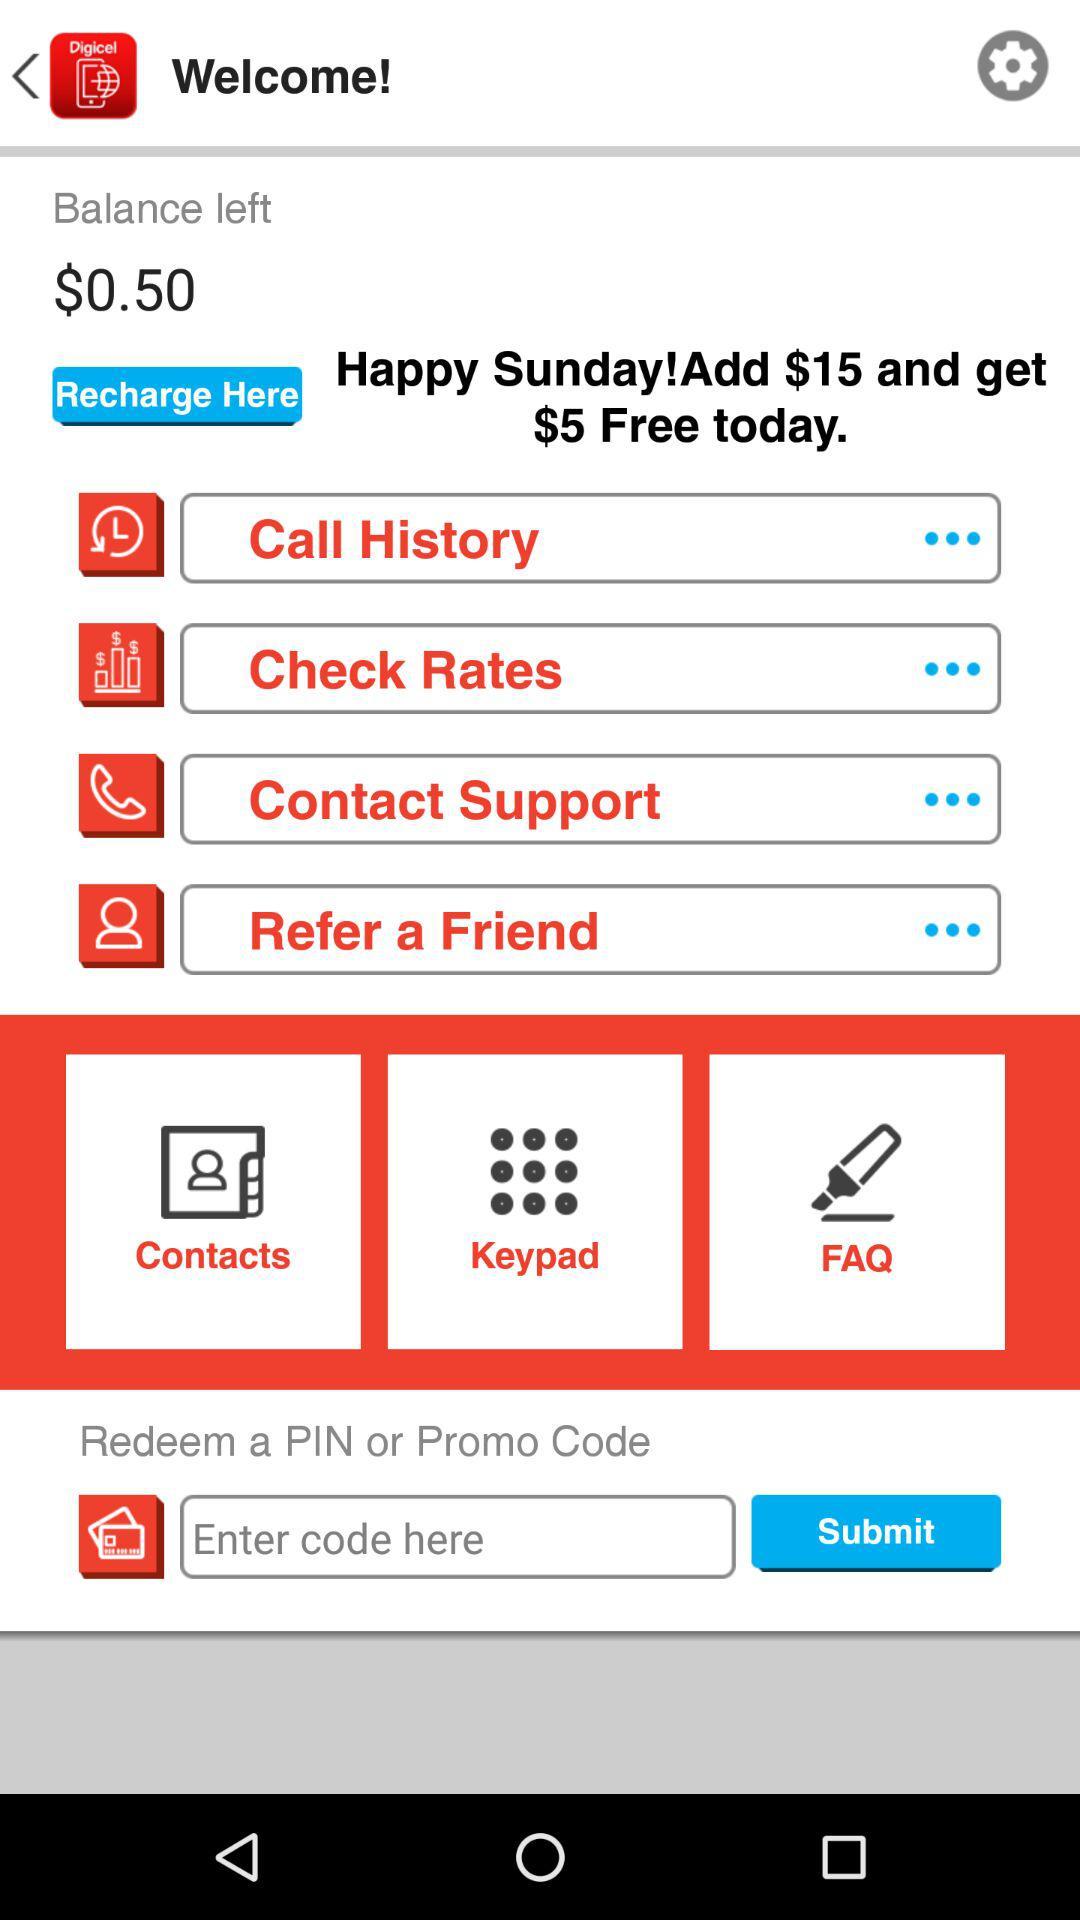 This screenshot has width=1080, height=1920. Describe the element at coordinates (1013, 71) in the screenshot. I see `the settings icon` at that location.